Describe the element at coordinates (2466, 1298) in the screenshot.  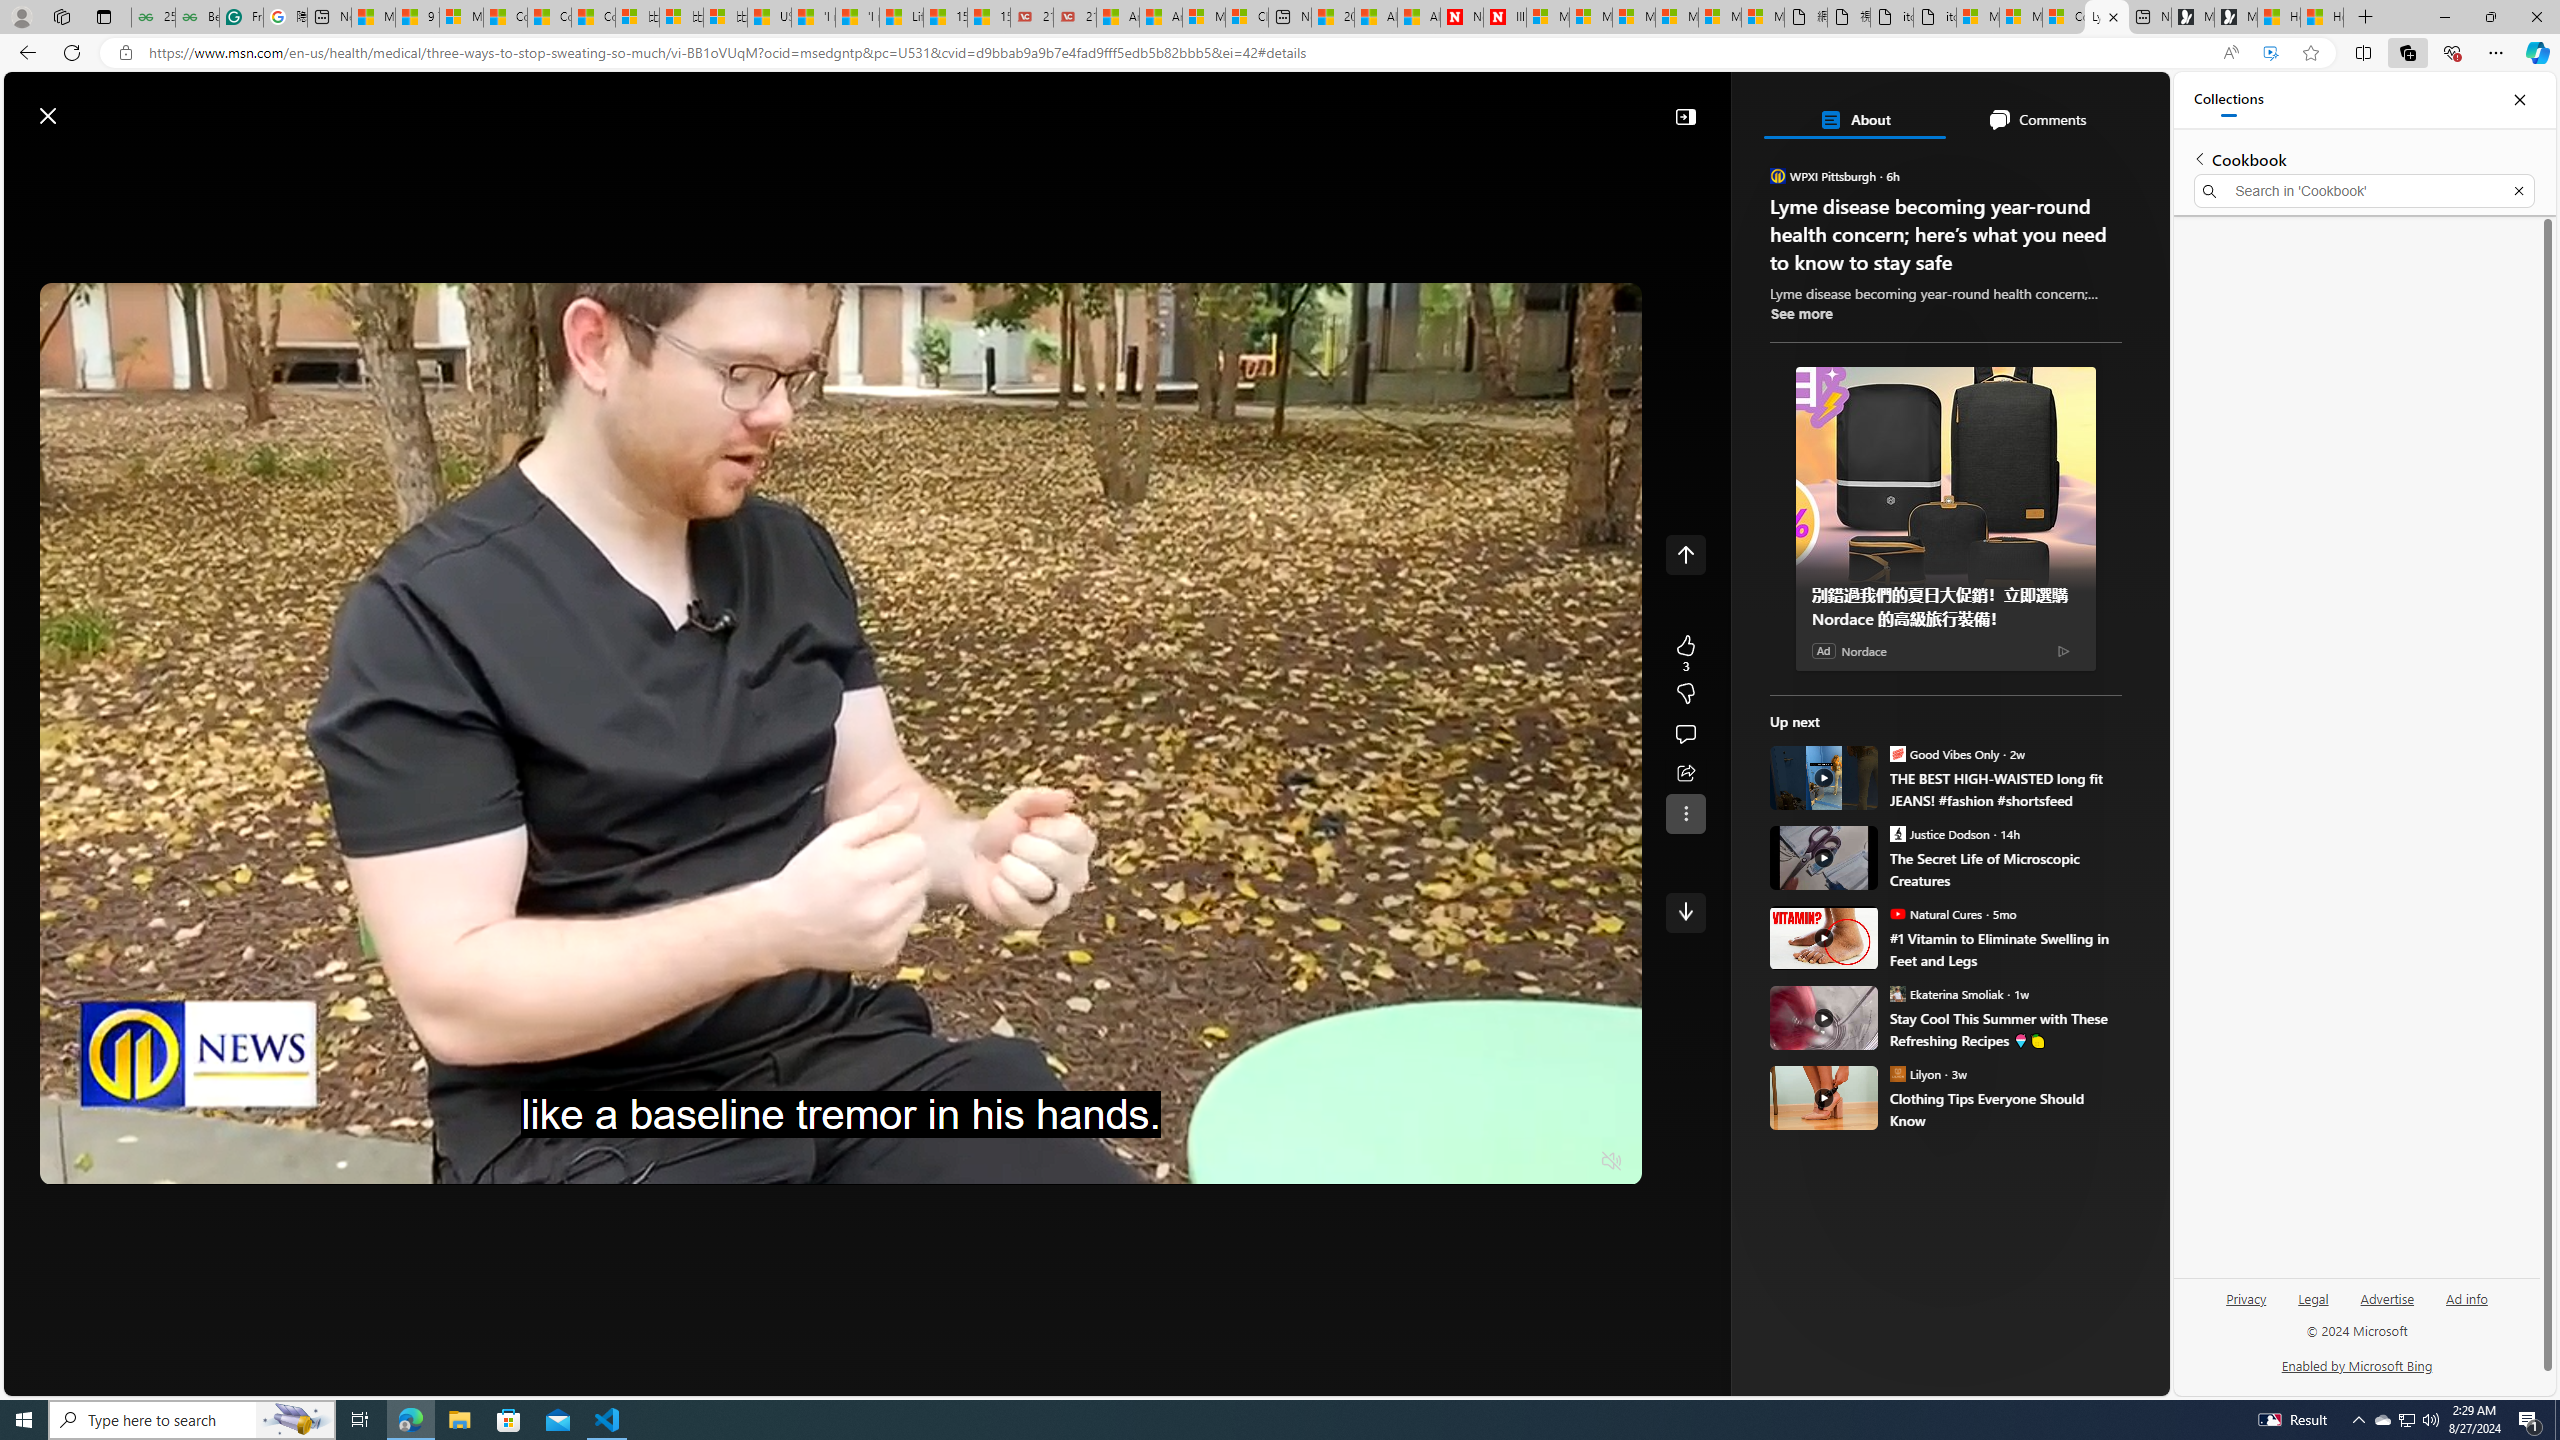
I see `'Ad info'` at that location.